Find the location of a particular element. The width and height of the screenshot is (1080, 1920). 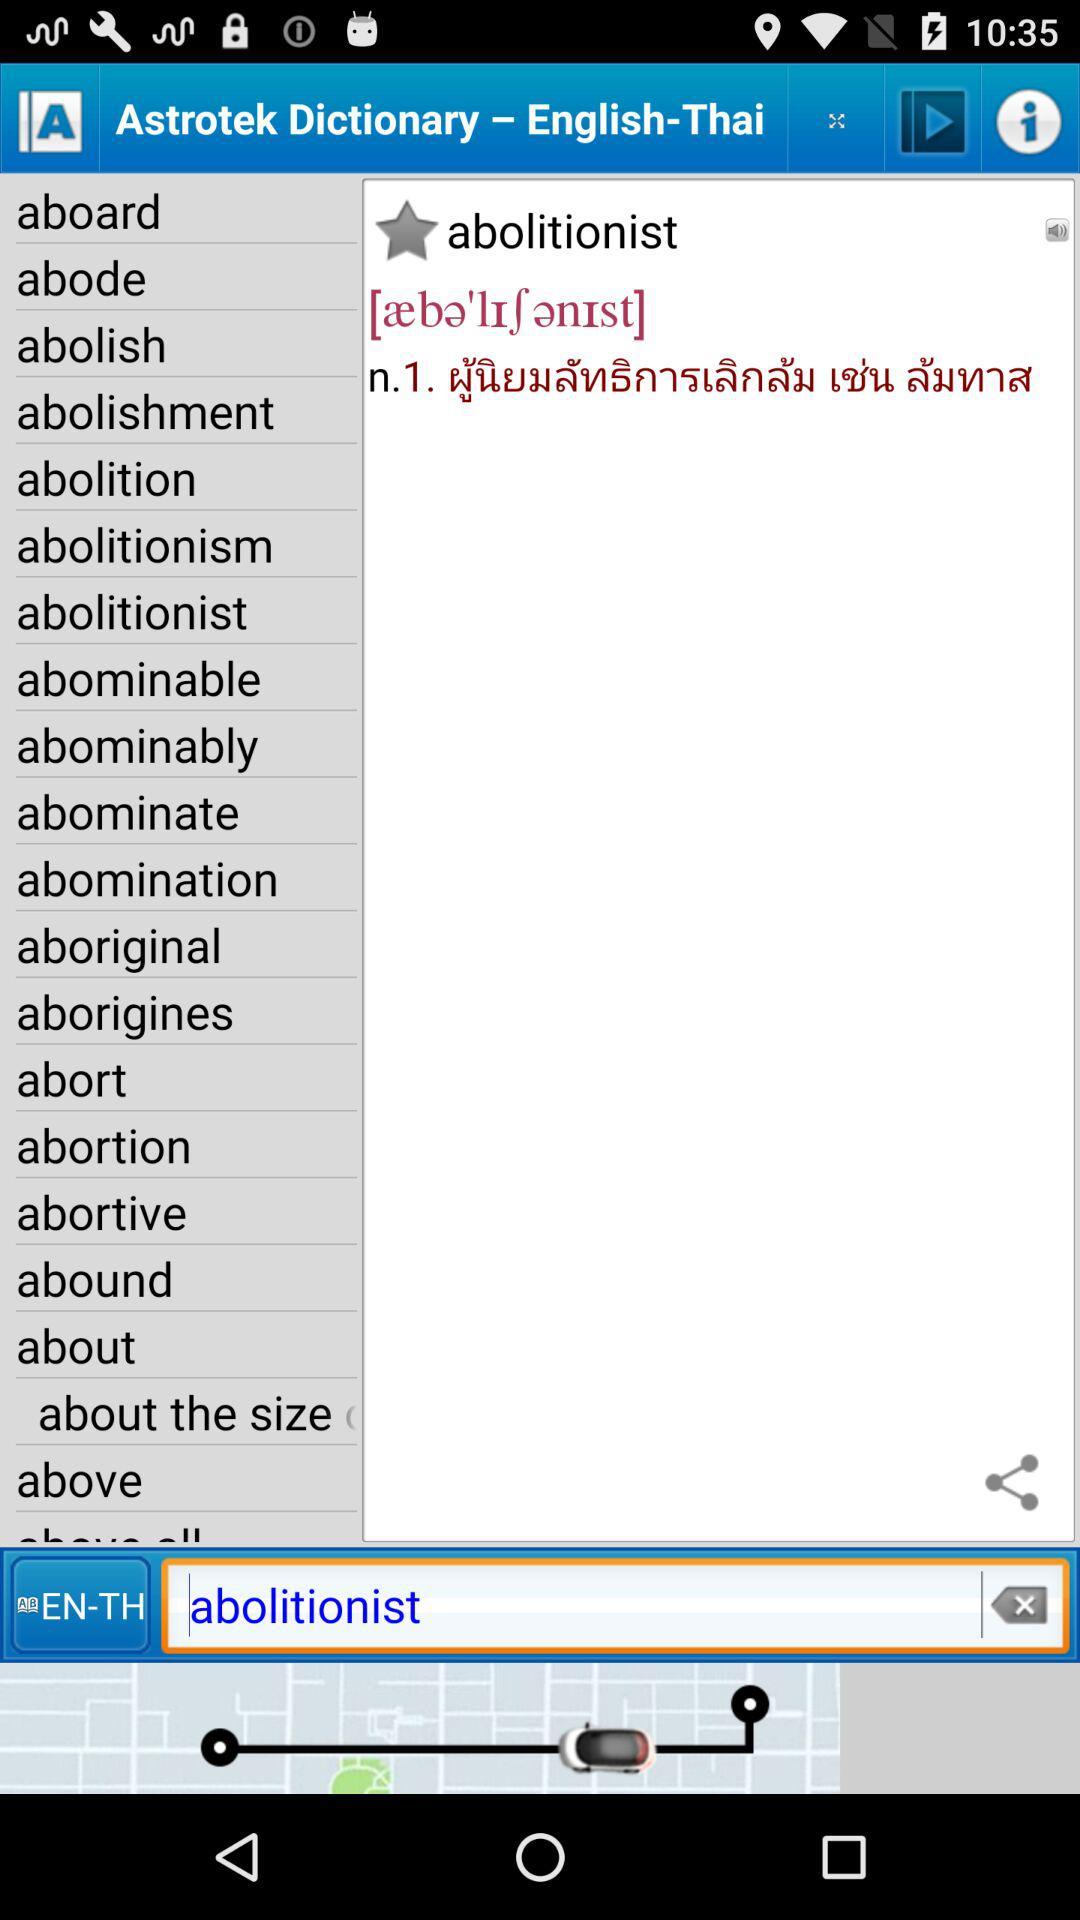

the icon above aboriginal is located at coordinates (186, 877).